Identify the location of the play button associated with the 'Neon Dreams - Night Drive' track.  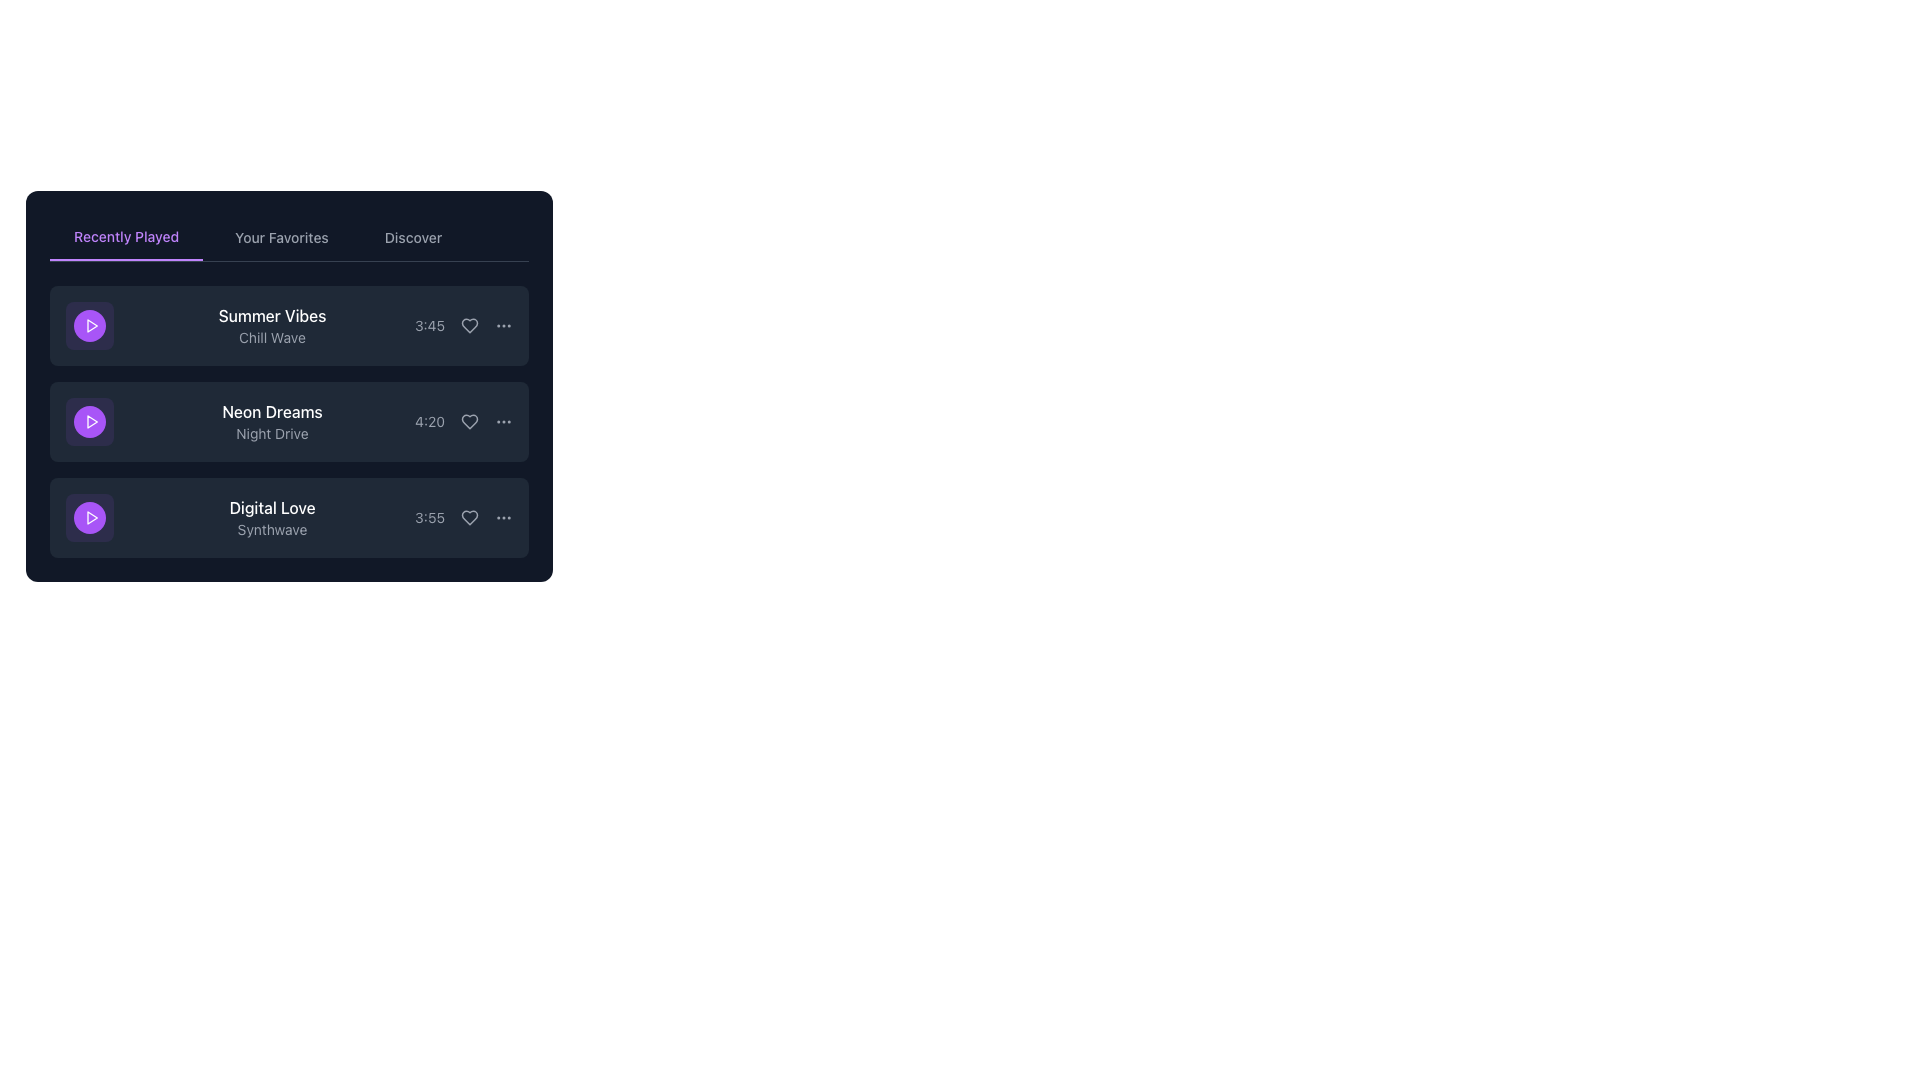
(91, 420).